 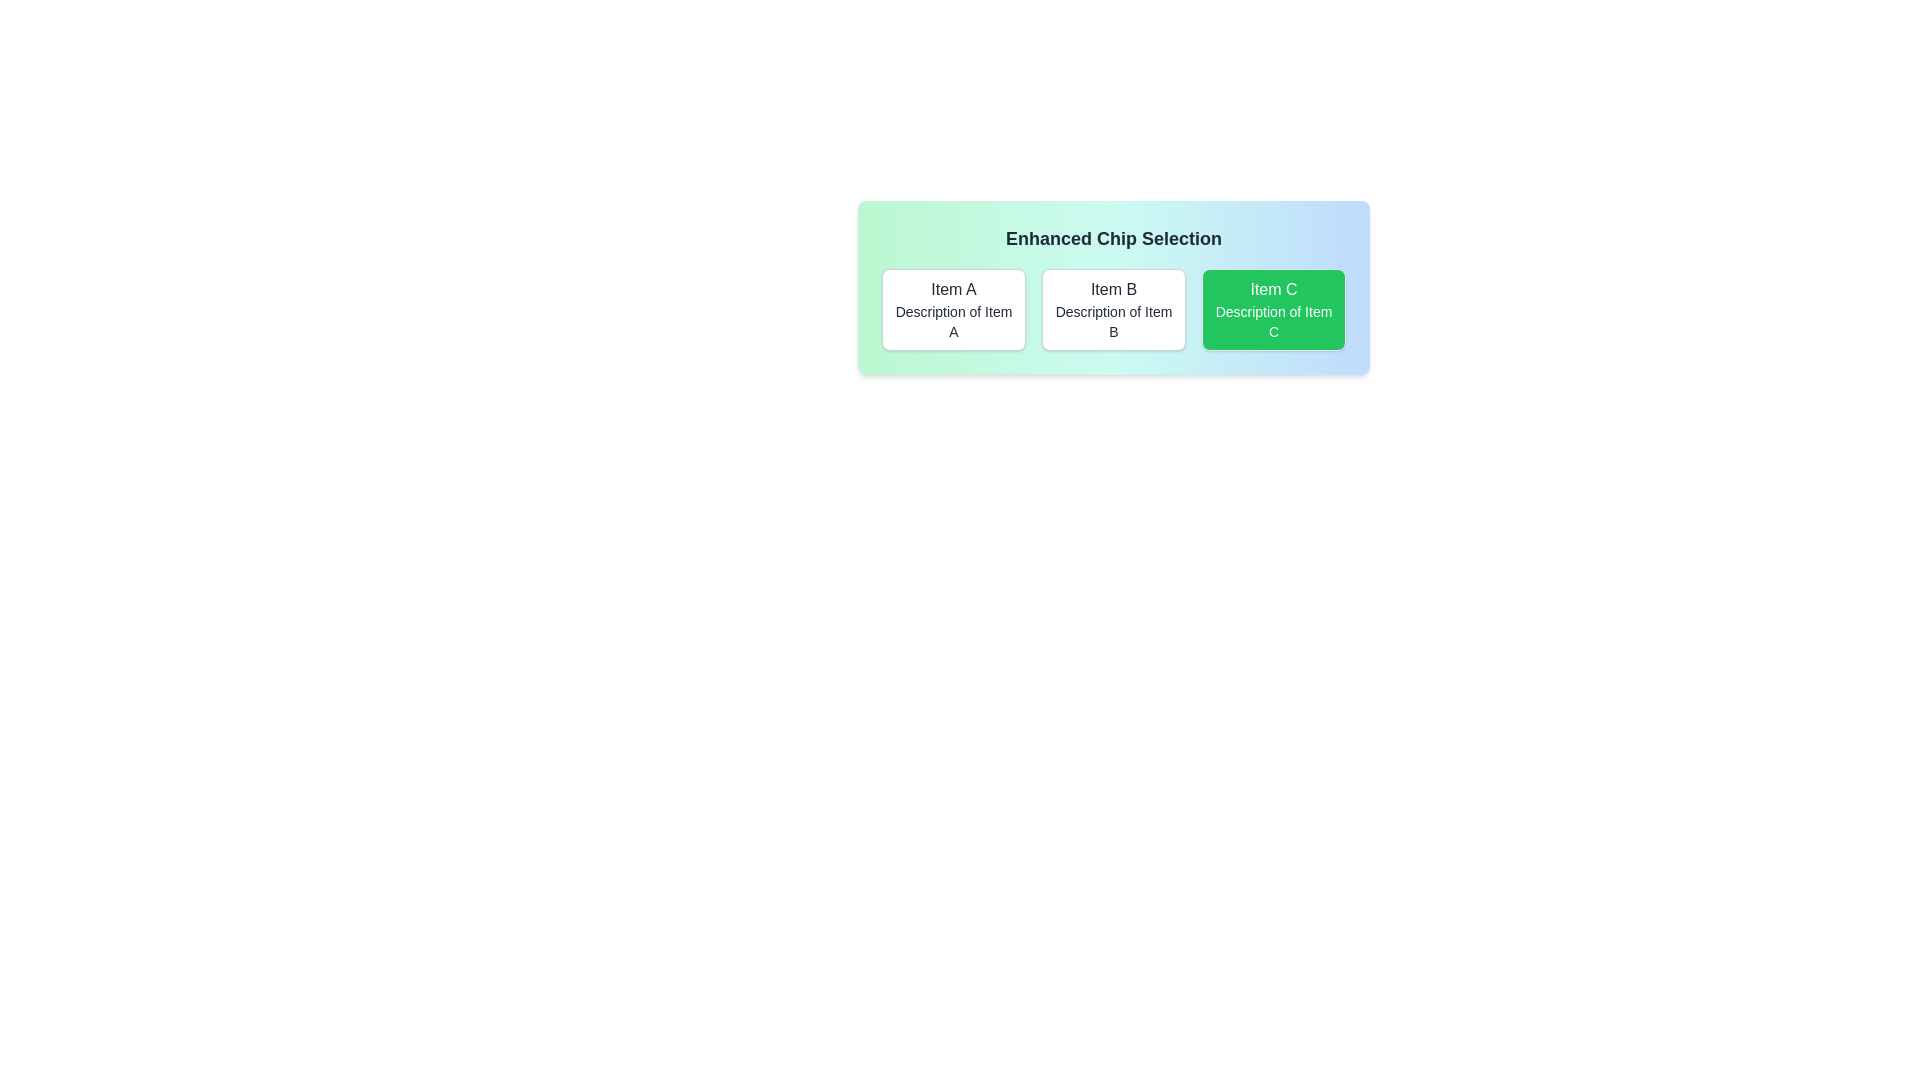 What do you see at coordinates (1272, 309) in the screenshot?
I see `the item Item C by clicking on its button` at bounding box center [1272, 309].